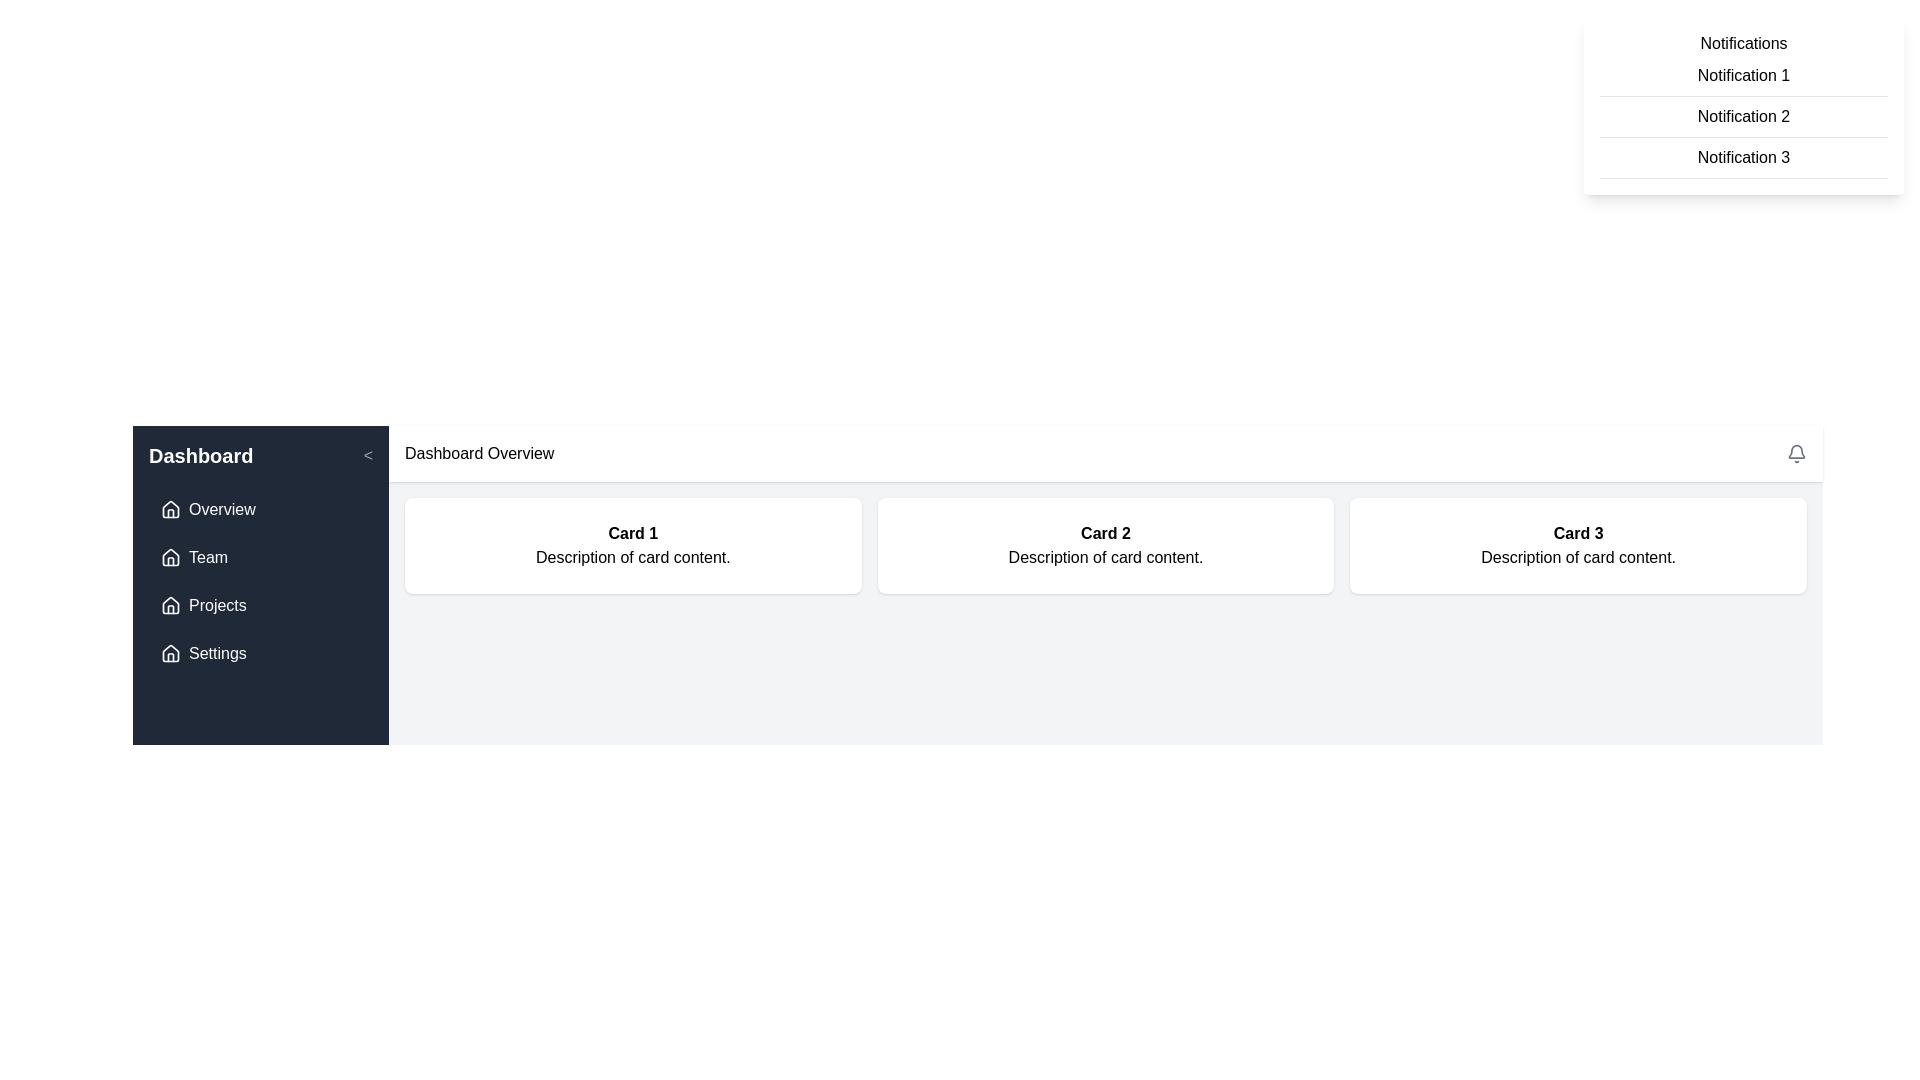 This screenshot has height=1080, width=1920. What do you see at coordinates (1577, 532) in the screenshot?
I see `text displayed on the Text label that shows 'Card 3', which is styled in bold and positioned at the top of the rightmost card among three horizontally-aligned cards` at bounding box center [1577, 532].